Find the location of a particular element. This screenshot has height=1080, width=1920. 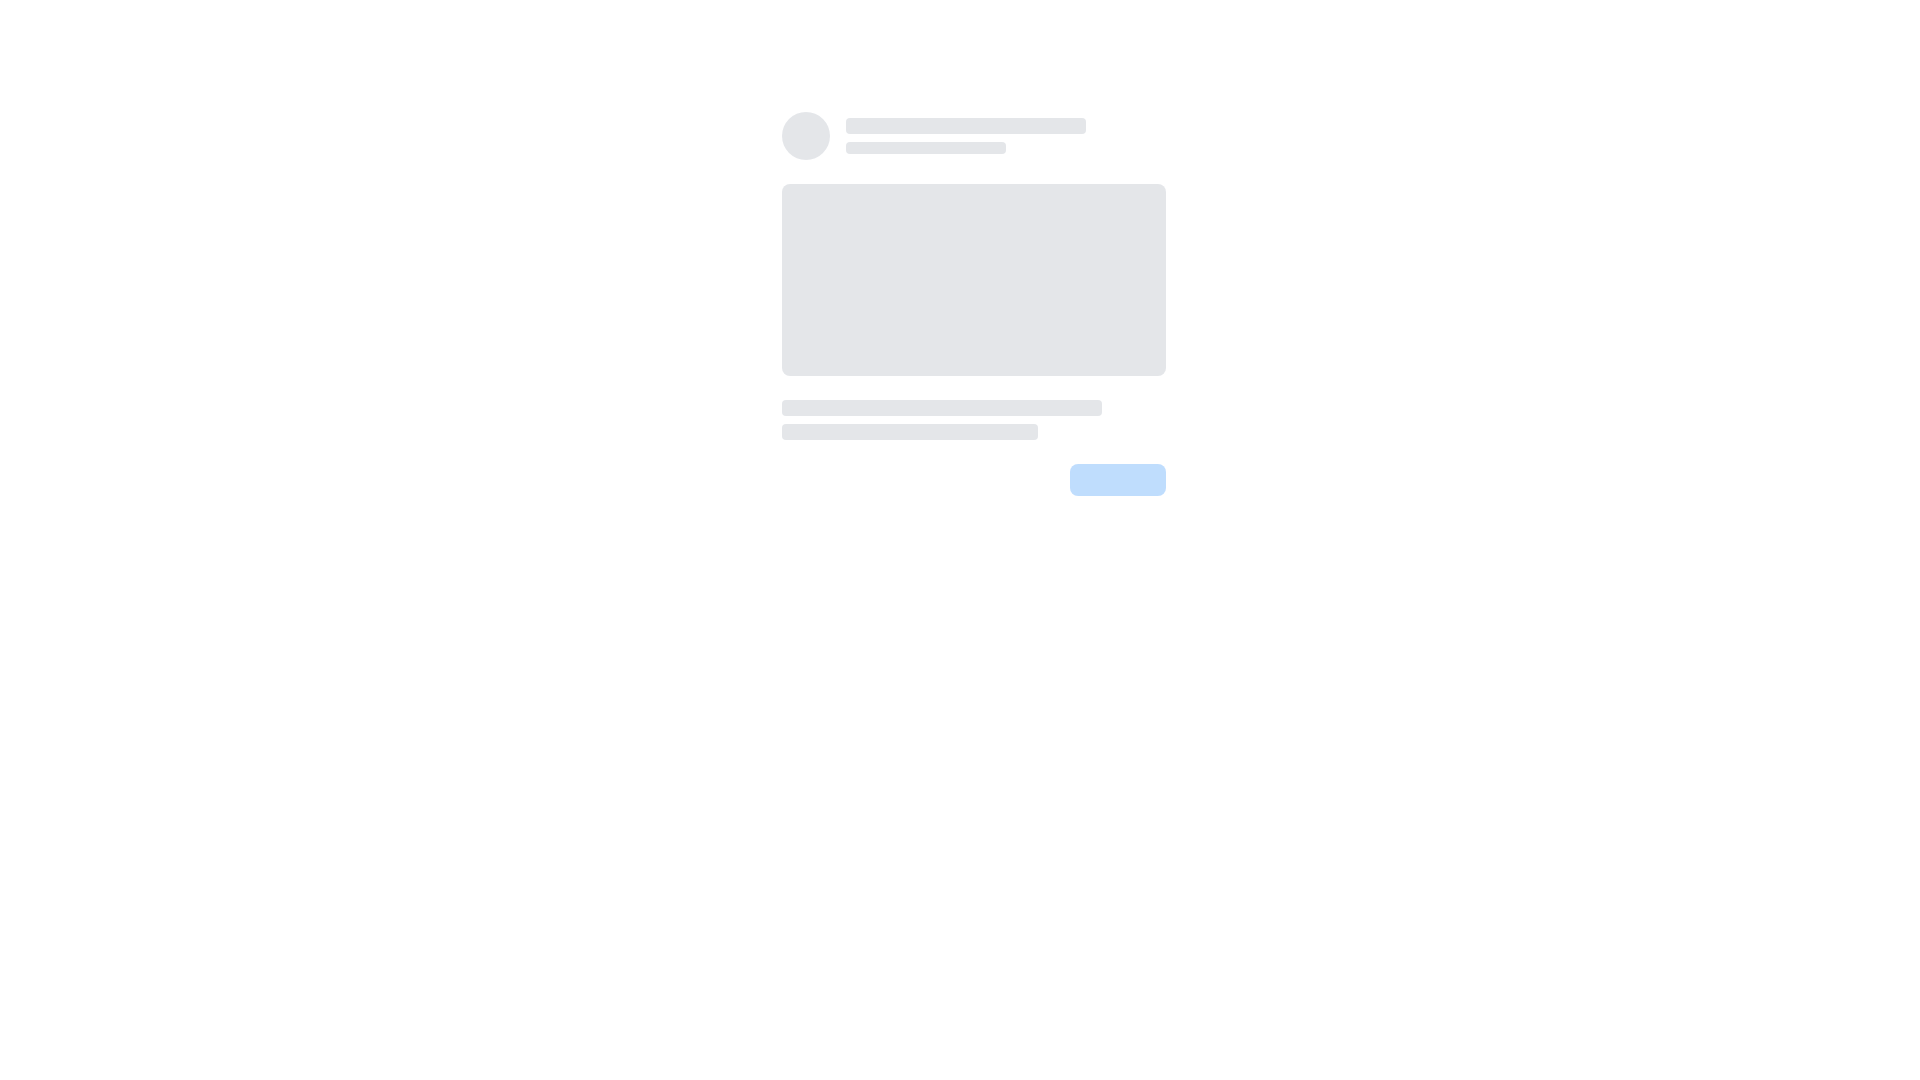

the top placeholder stripe element that serves as a loader, indicating that content is loading is located at coordinates (965, 126).